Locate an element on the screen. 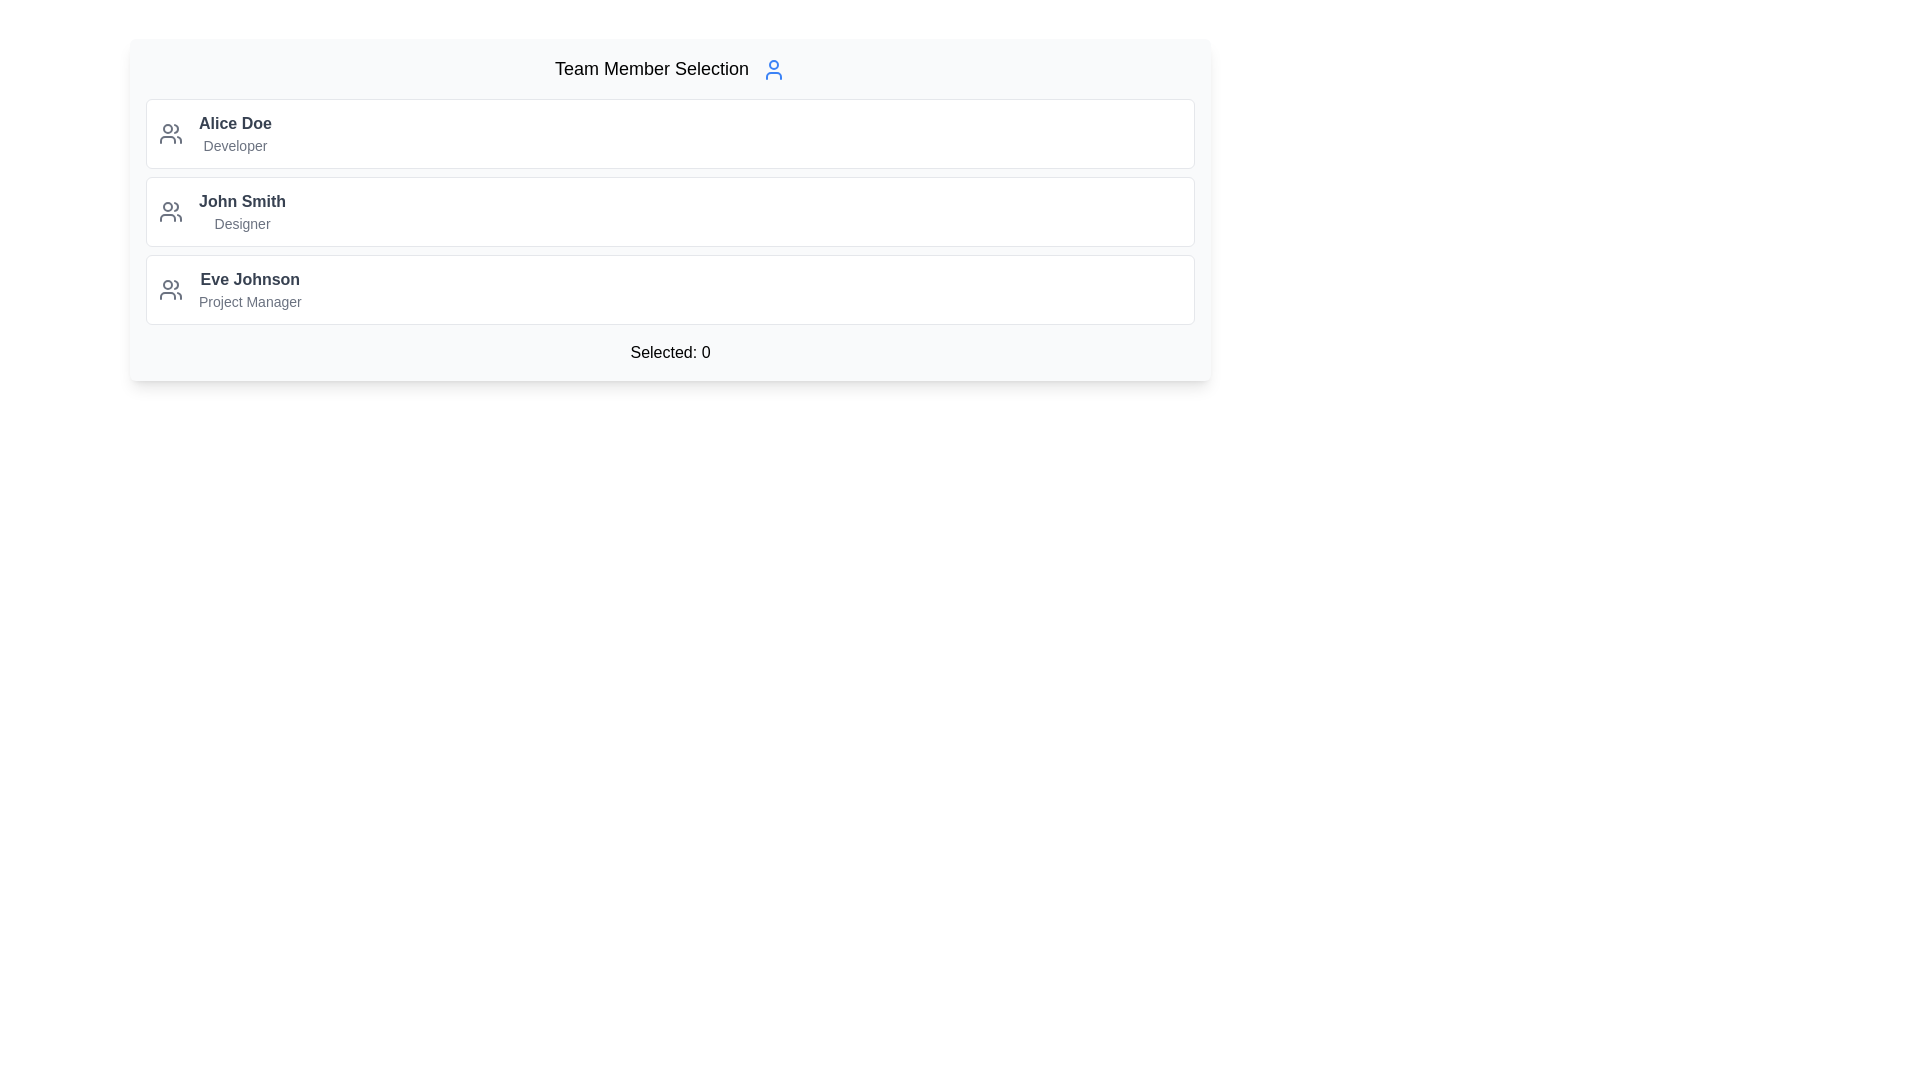  the SVG icon depicting two stylized user silhouettes, which is part of the row entry labeled 'John Smith Designer' located on the second row of team members is located at coordinates (171, 212).